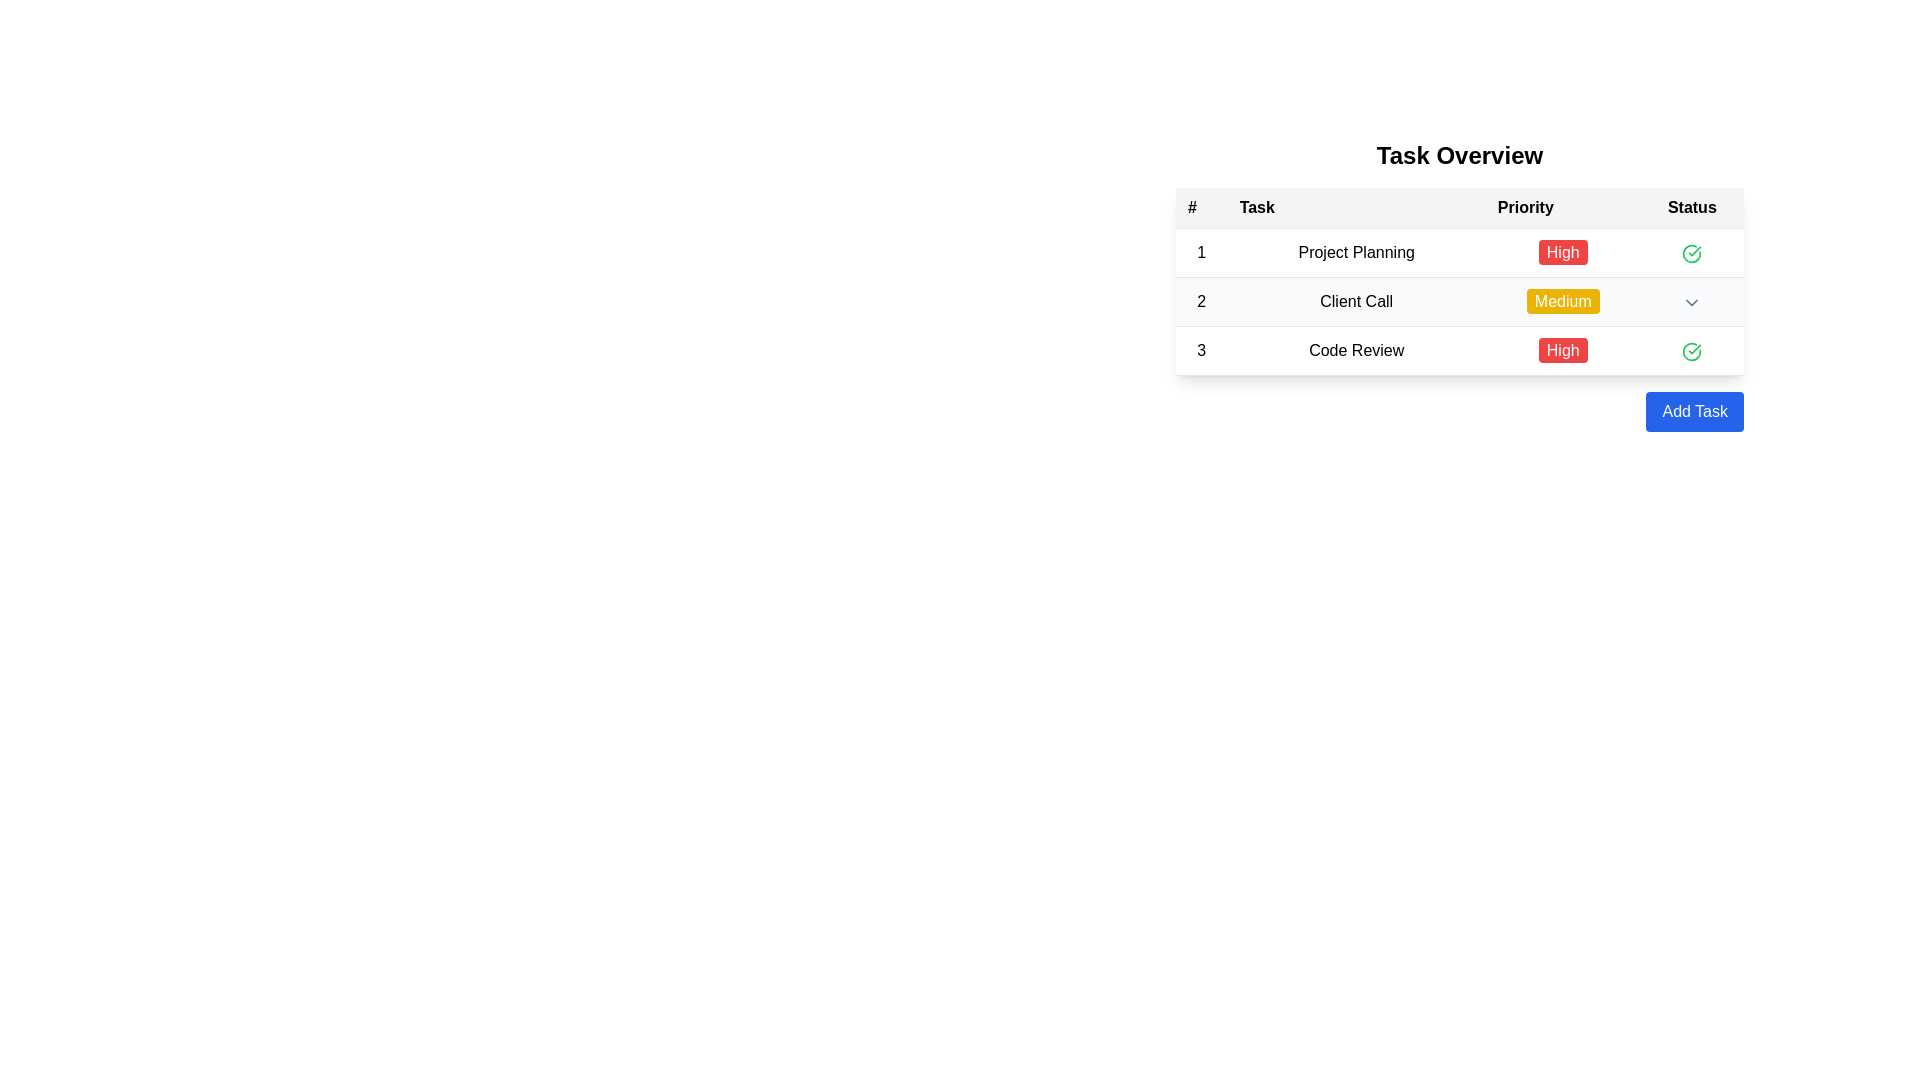  Describe the element at coordinates (1356, 350) in the screenshot. I see `the 'Code Review' text label located in the 'Task Overview' table, specifically in the third row under the 'Task' column, between the elements displaying '3' and 'High'` at that location.